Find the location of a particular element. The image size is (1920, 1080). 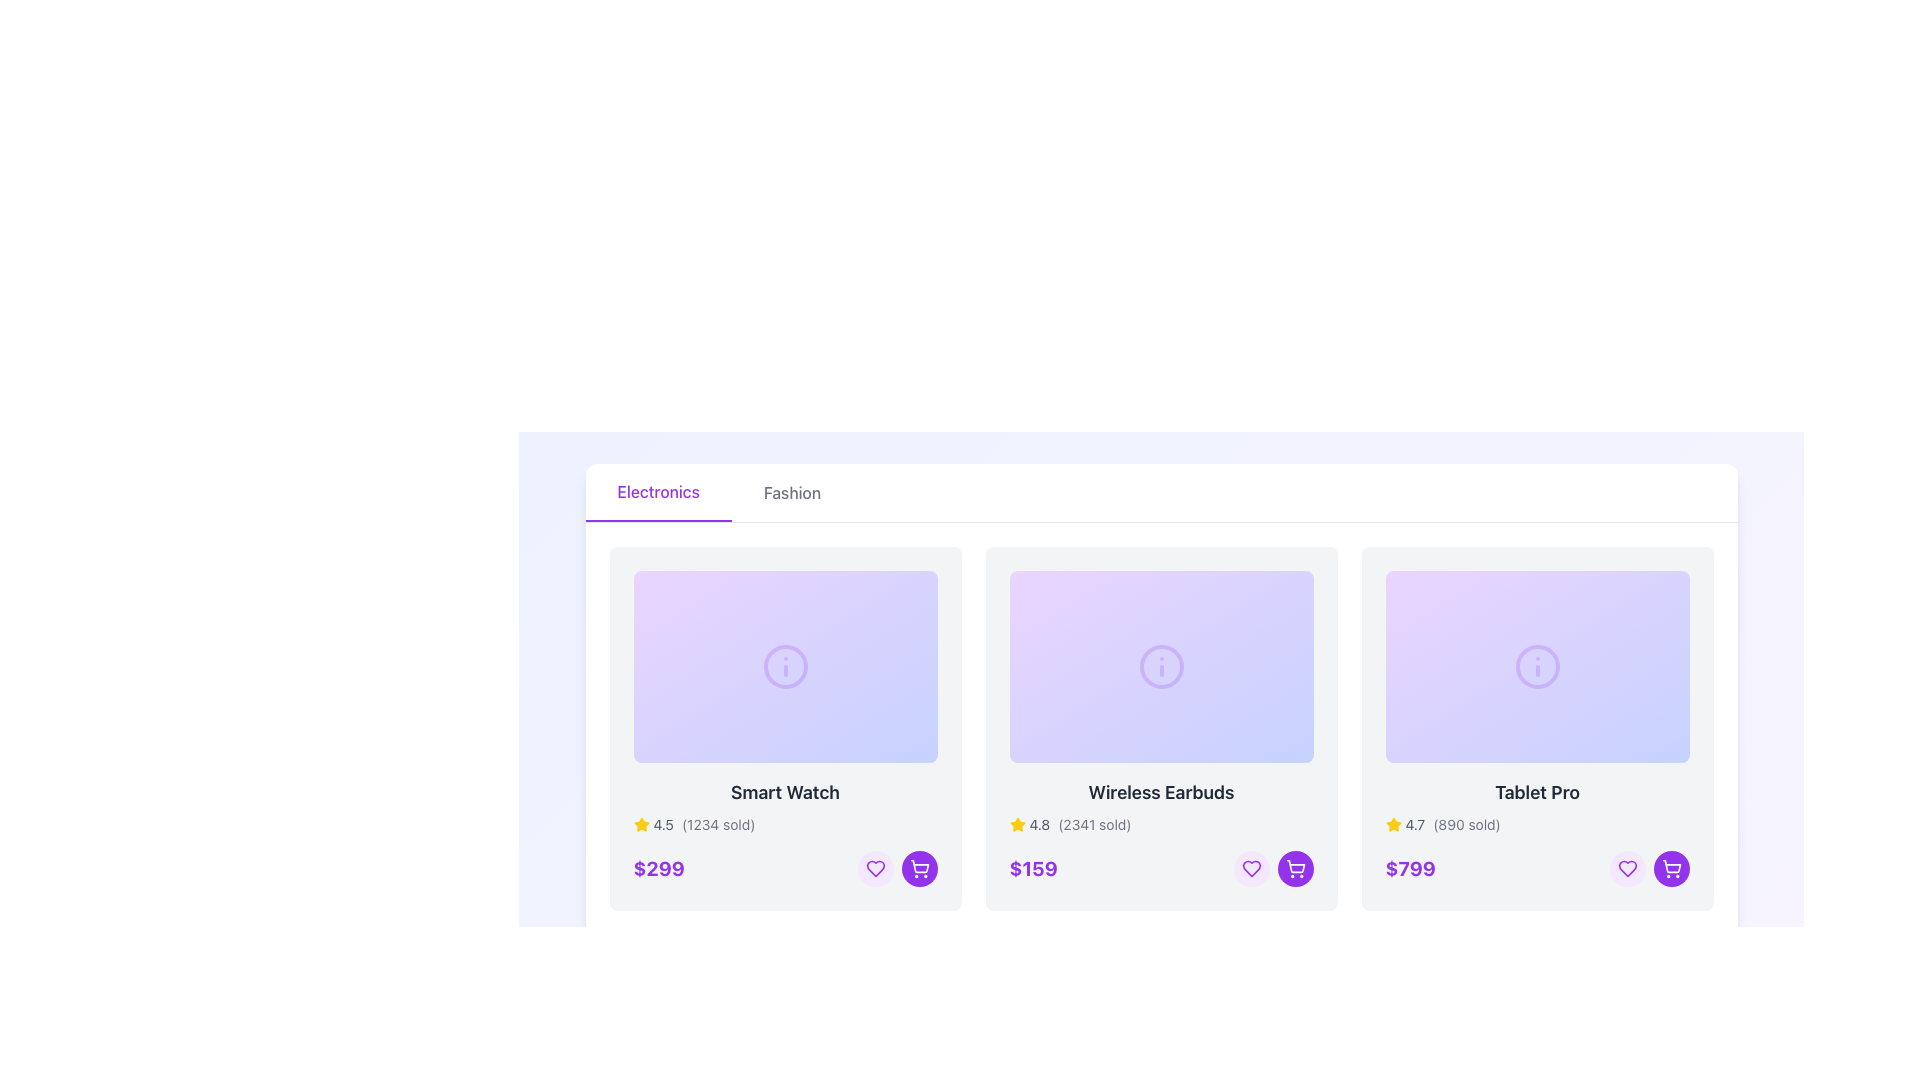

the shopping cart icon located at the bottom-right corner of the third product card for 'Tablet Pro' is located at coordinates (918, 865).